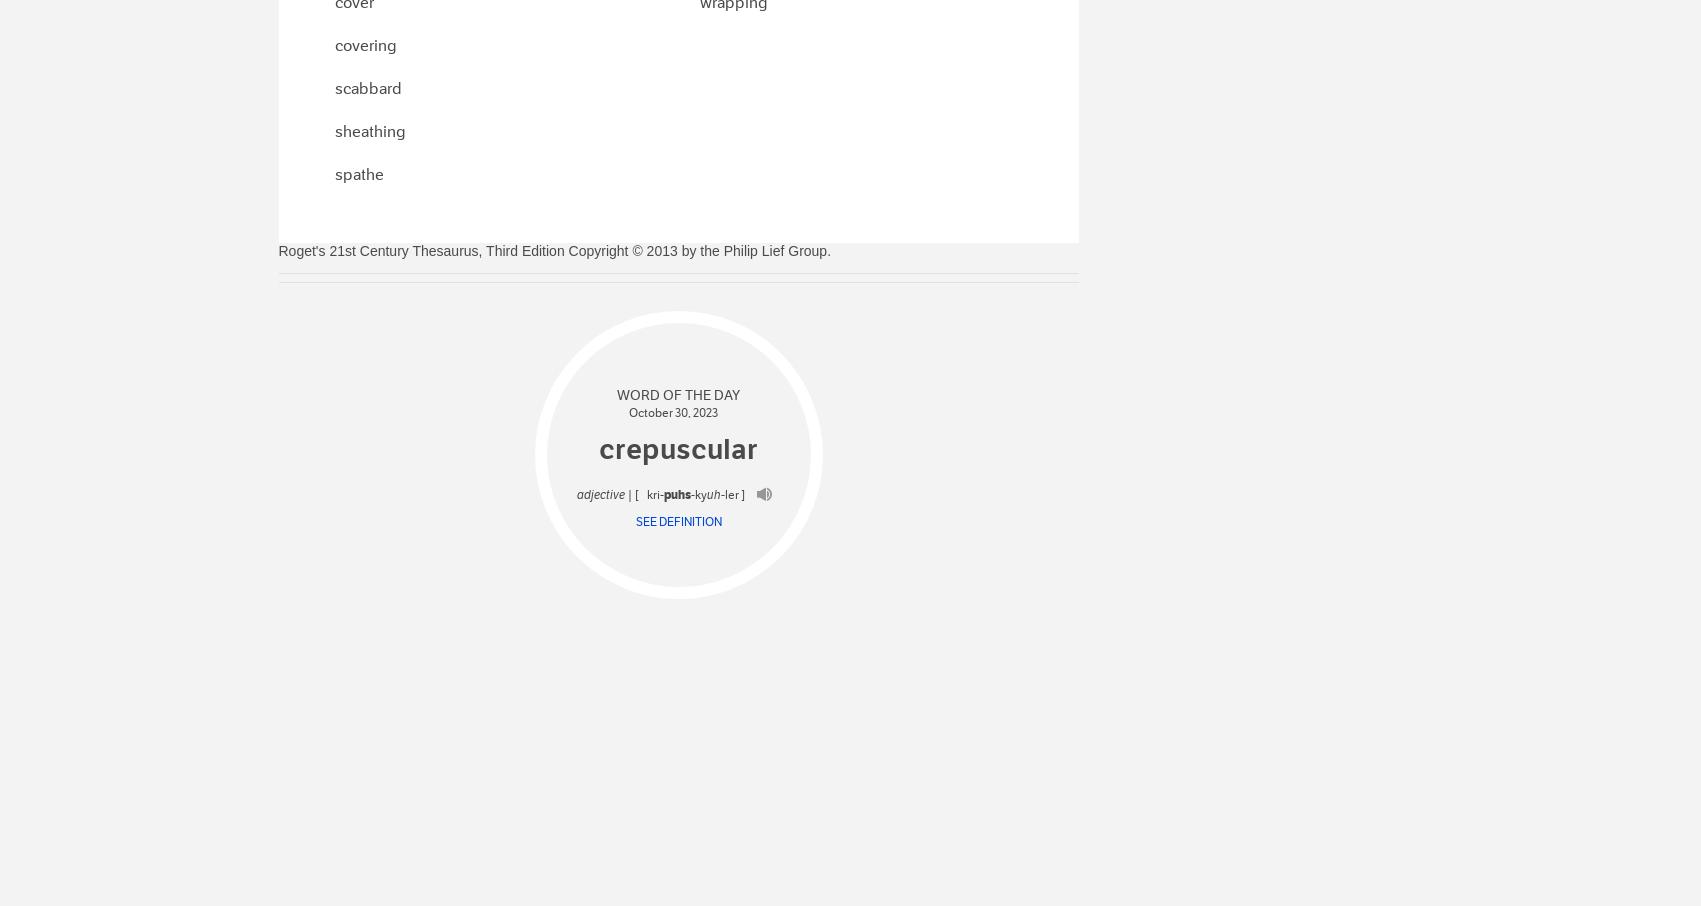  I want to click on 'Roget's 21st Century Thesaurus, Third Edition Copyright © 2013 by the Philip Lief Group.', so click(554, 249).